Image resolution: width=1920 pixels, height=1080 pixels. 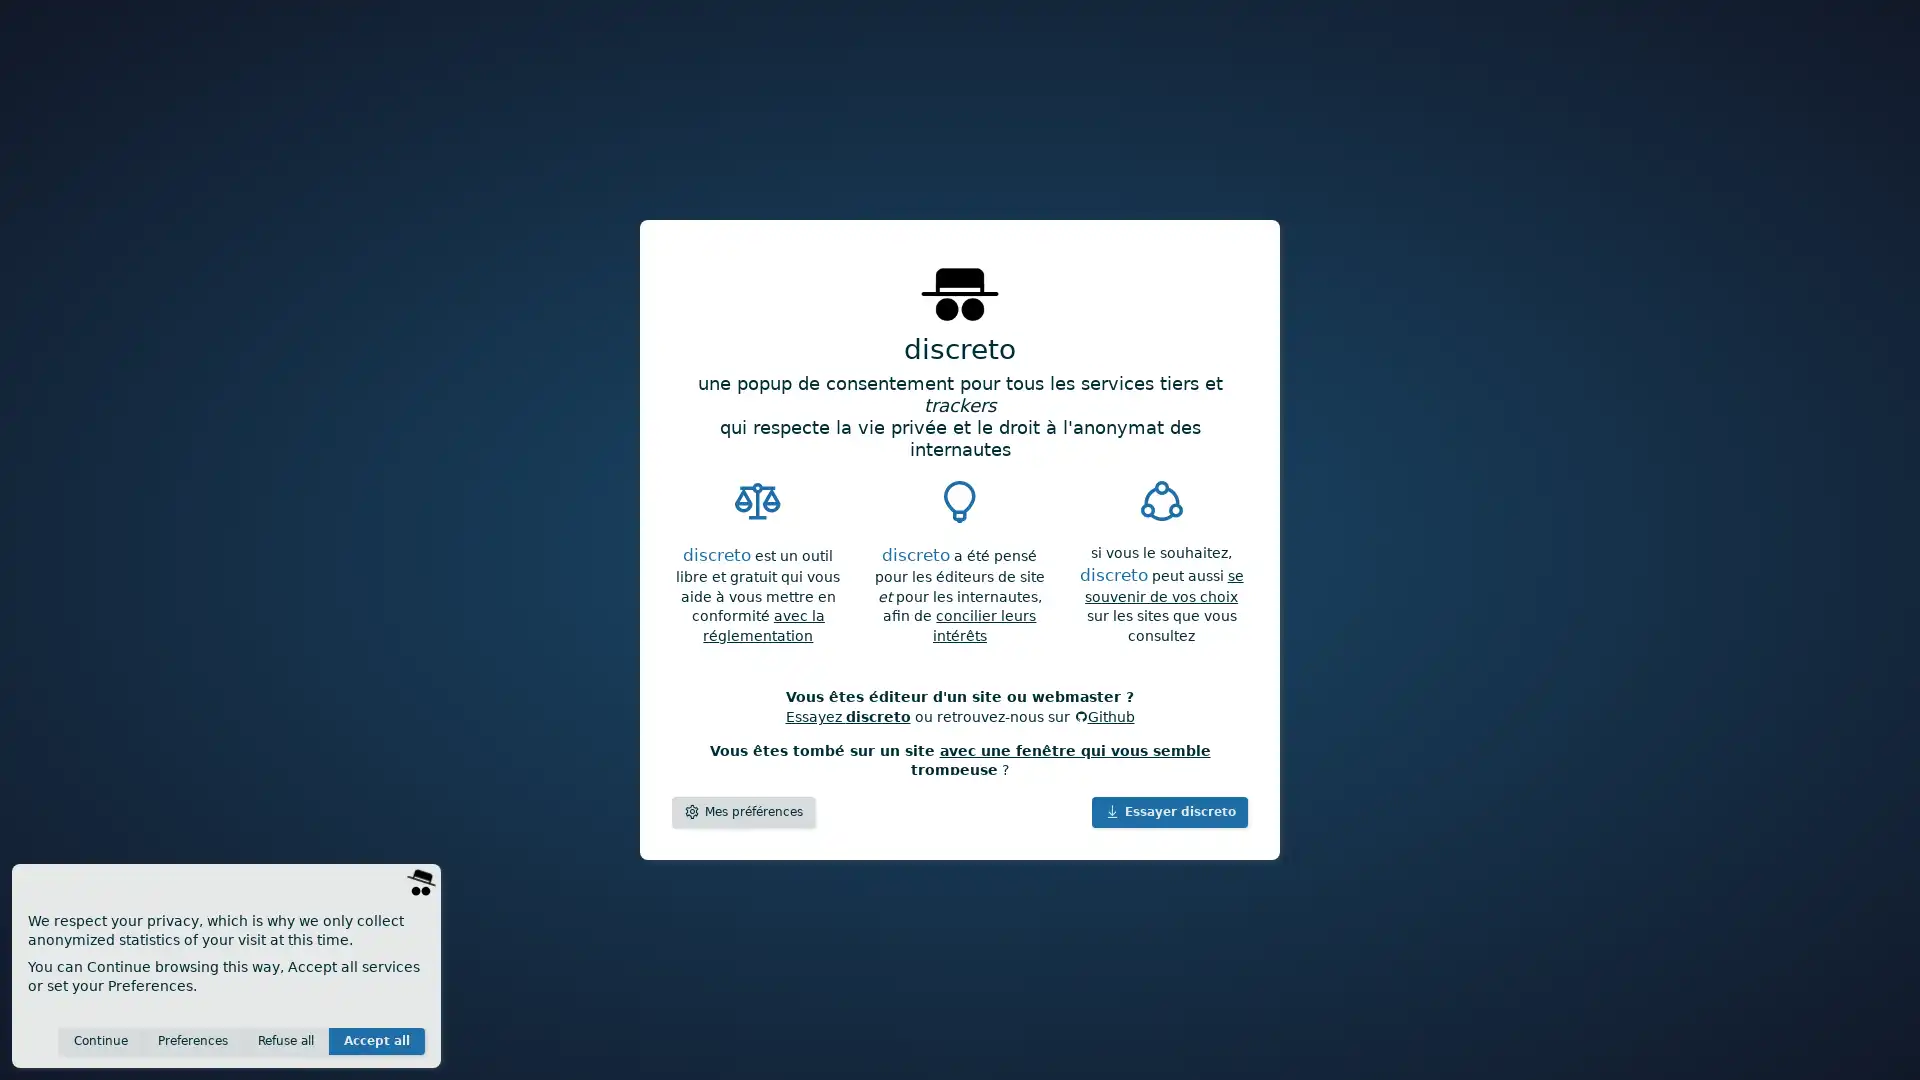 What do you see at coordinates (285, 1040) in the screenshot?
I see `Refuse all` at bounding box center [285, 1040].